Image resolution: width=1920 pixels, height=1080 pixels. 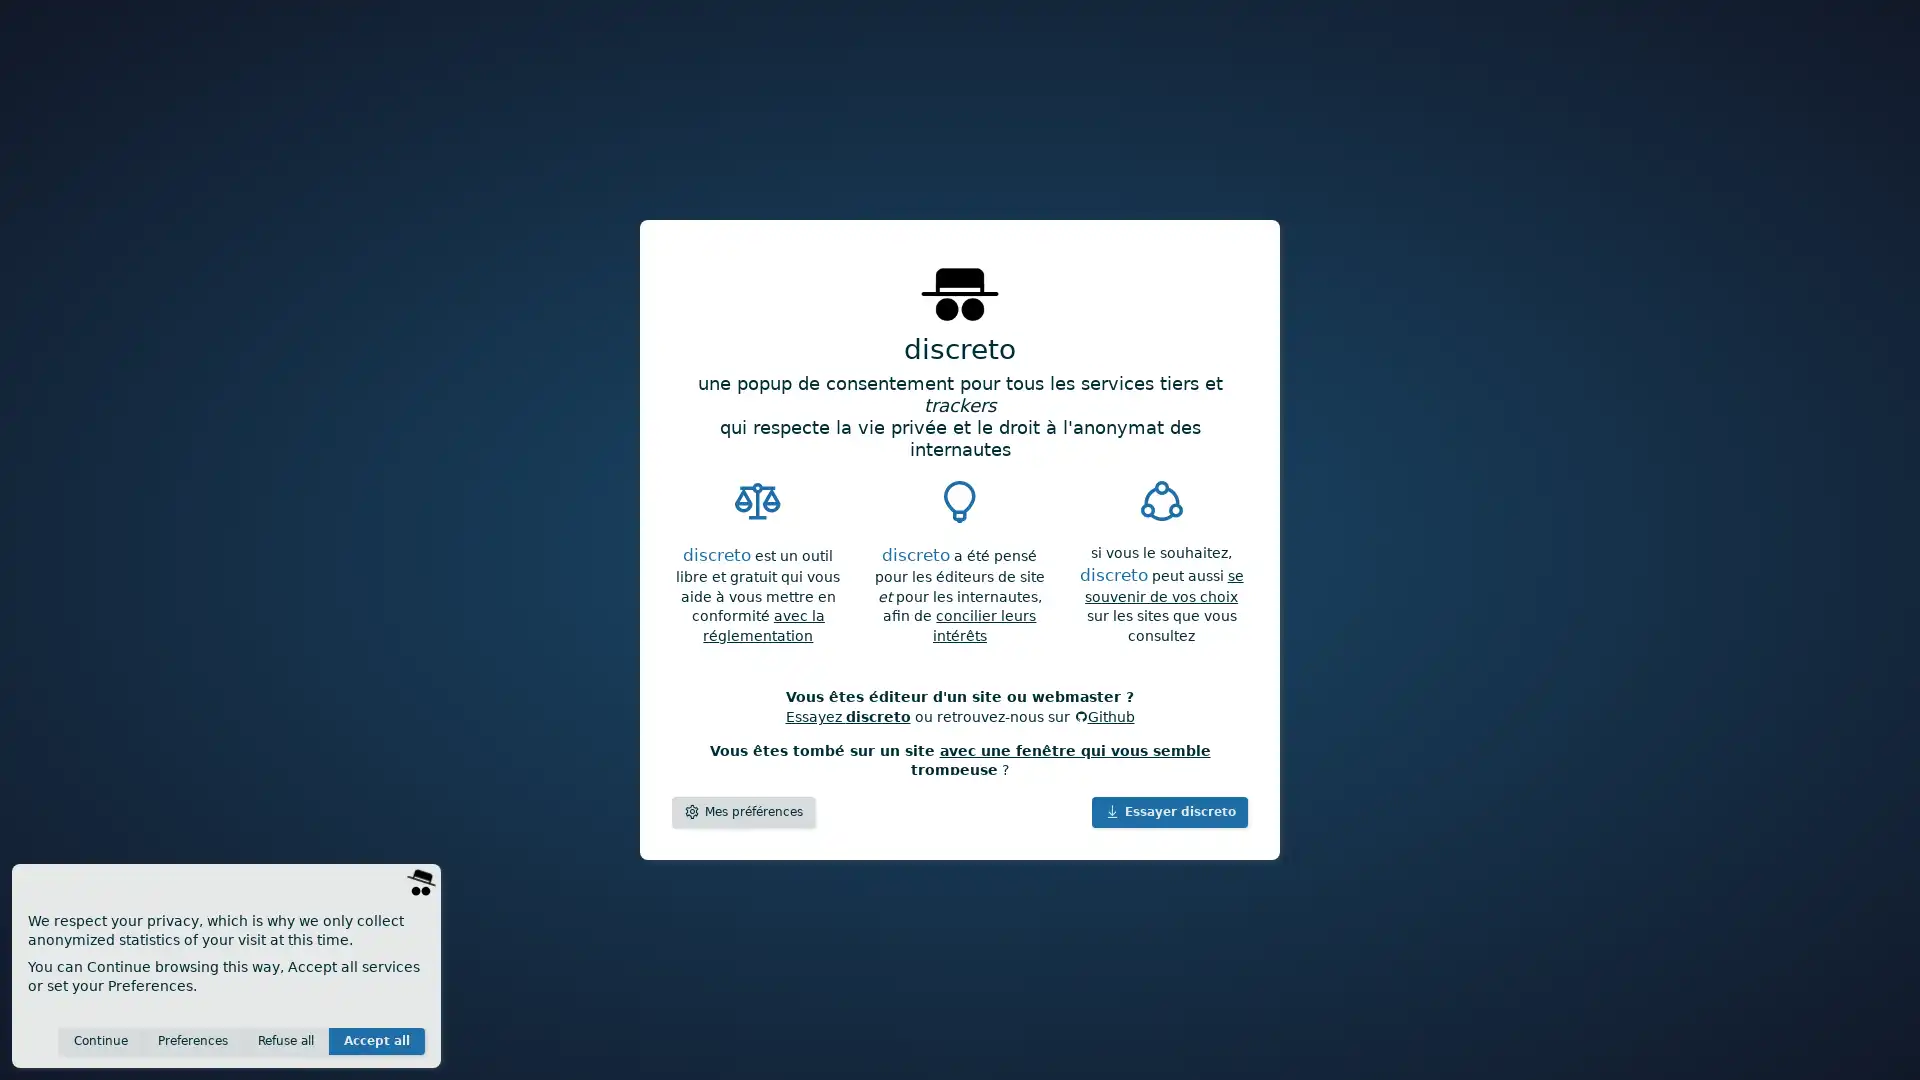 What do you see at coordinates (285, 1040) in the screenshot?
I see `Refuse all` at bounding box center [285, 1040].